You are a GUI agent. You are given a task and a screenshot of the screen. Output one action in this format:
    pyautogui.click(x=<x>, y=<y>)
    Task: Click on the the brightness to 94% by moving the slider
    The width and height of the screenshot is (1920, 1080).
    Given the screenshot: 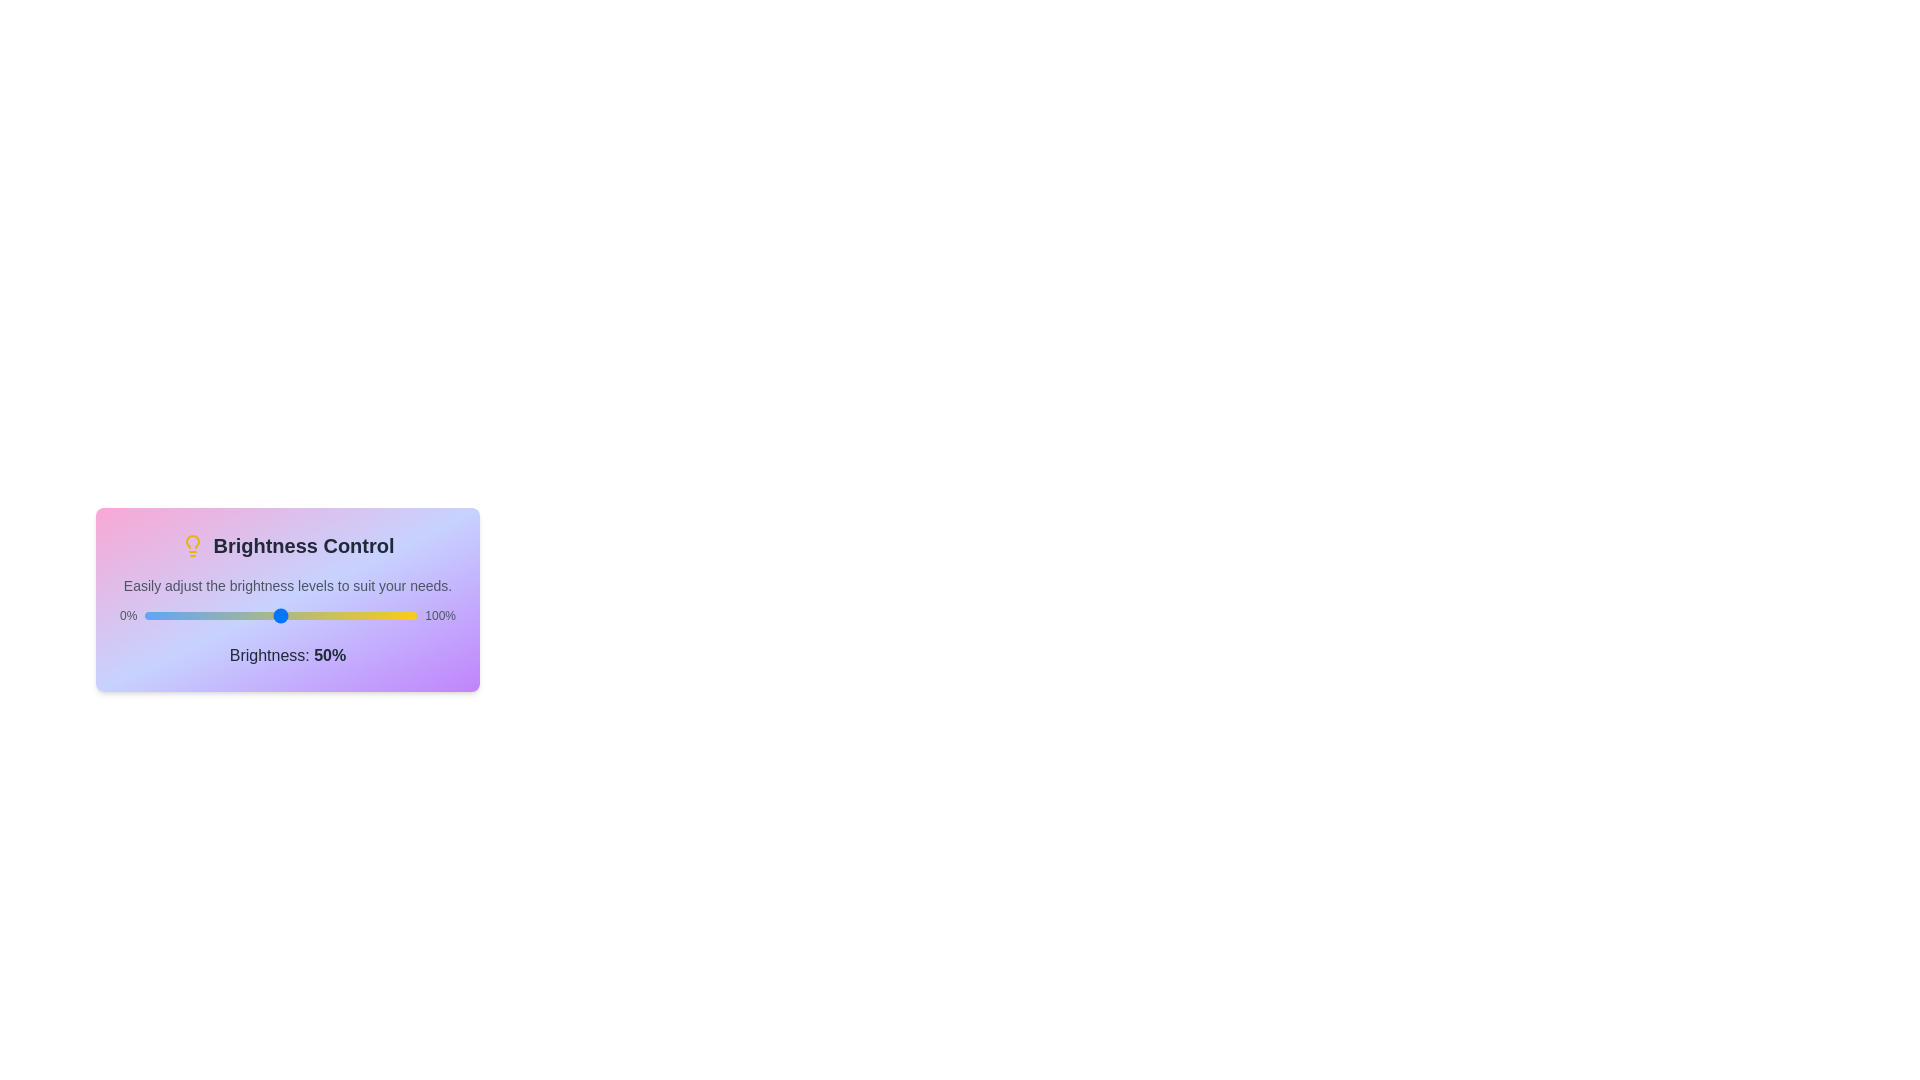 What is the action you would take?
    pyautogui.click(x=400, y=615)
    